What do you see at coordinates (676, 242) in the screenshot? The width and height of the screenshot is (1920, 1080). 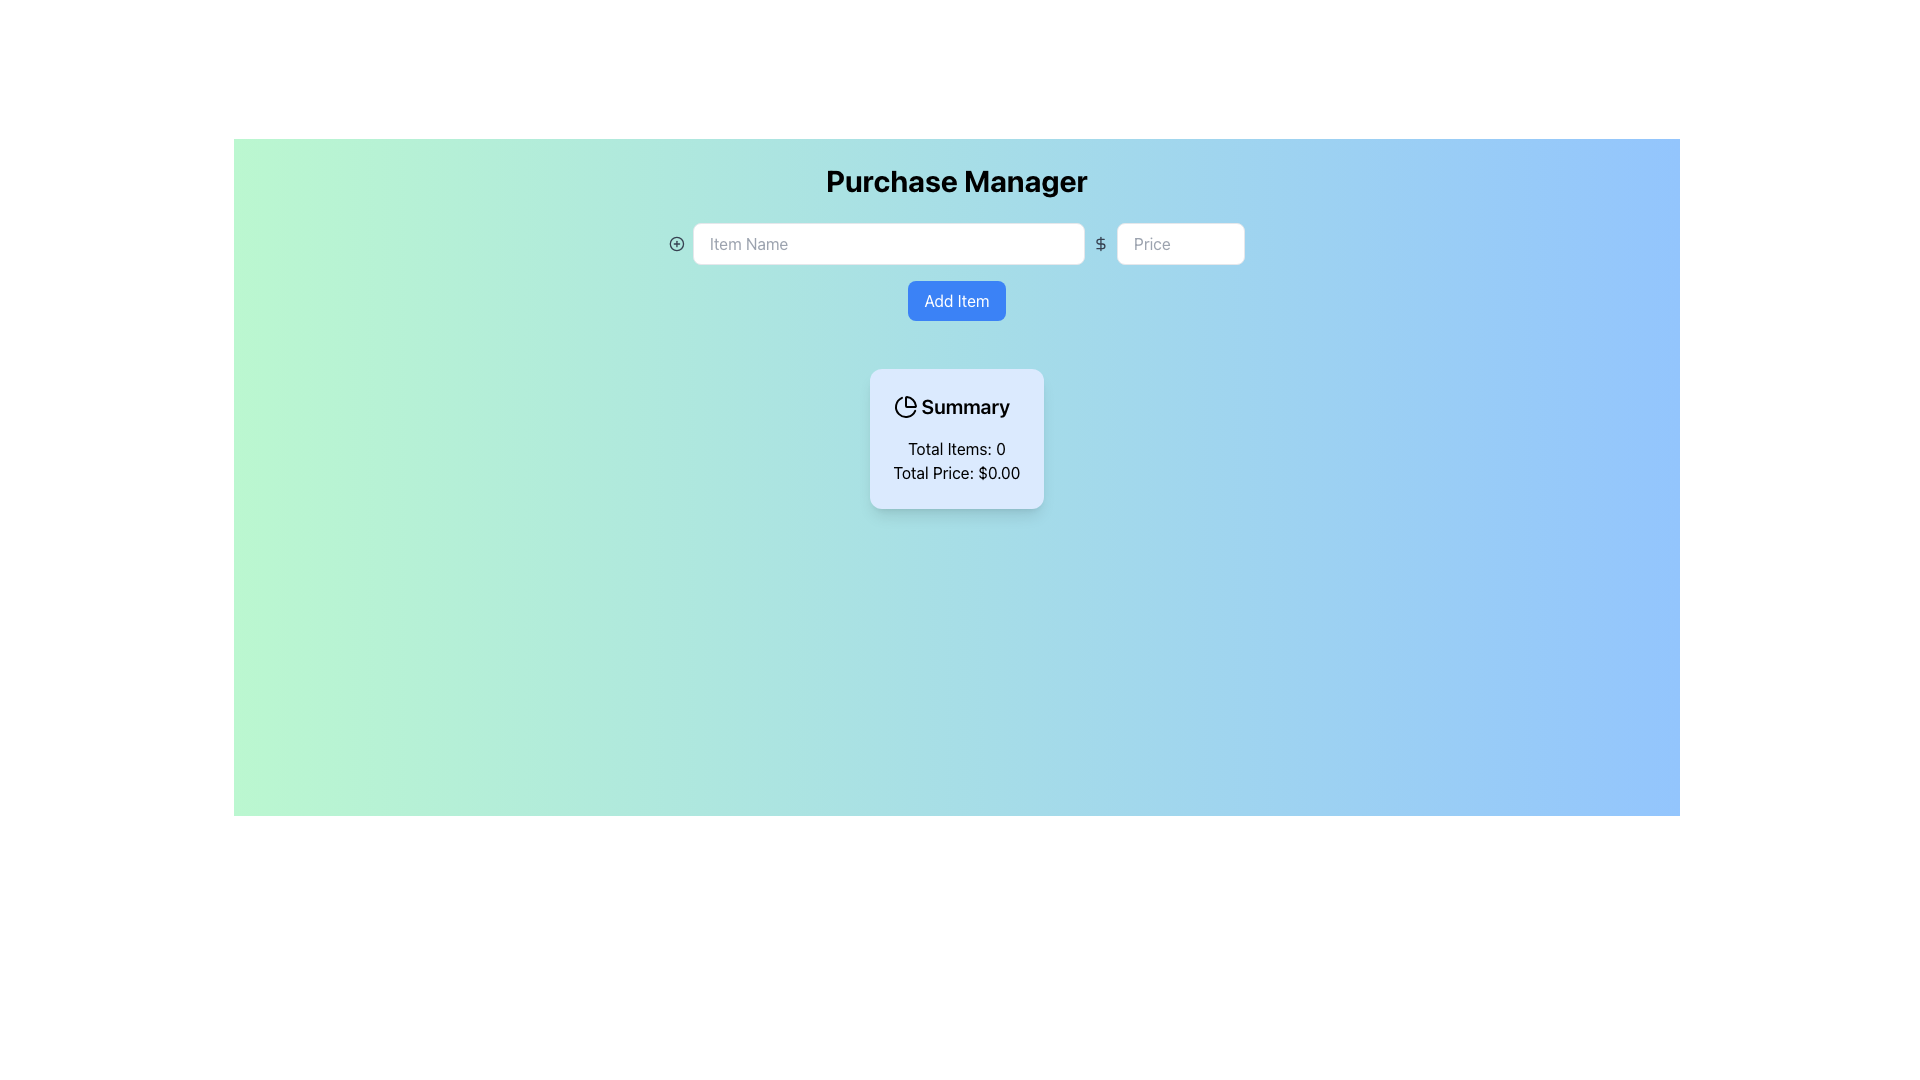 I see `the circular SVG icon with a gray border and a plus sign in the middle, located immediately to the left of the 'Item Name' text input field` at bounding box center [676, 242].